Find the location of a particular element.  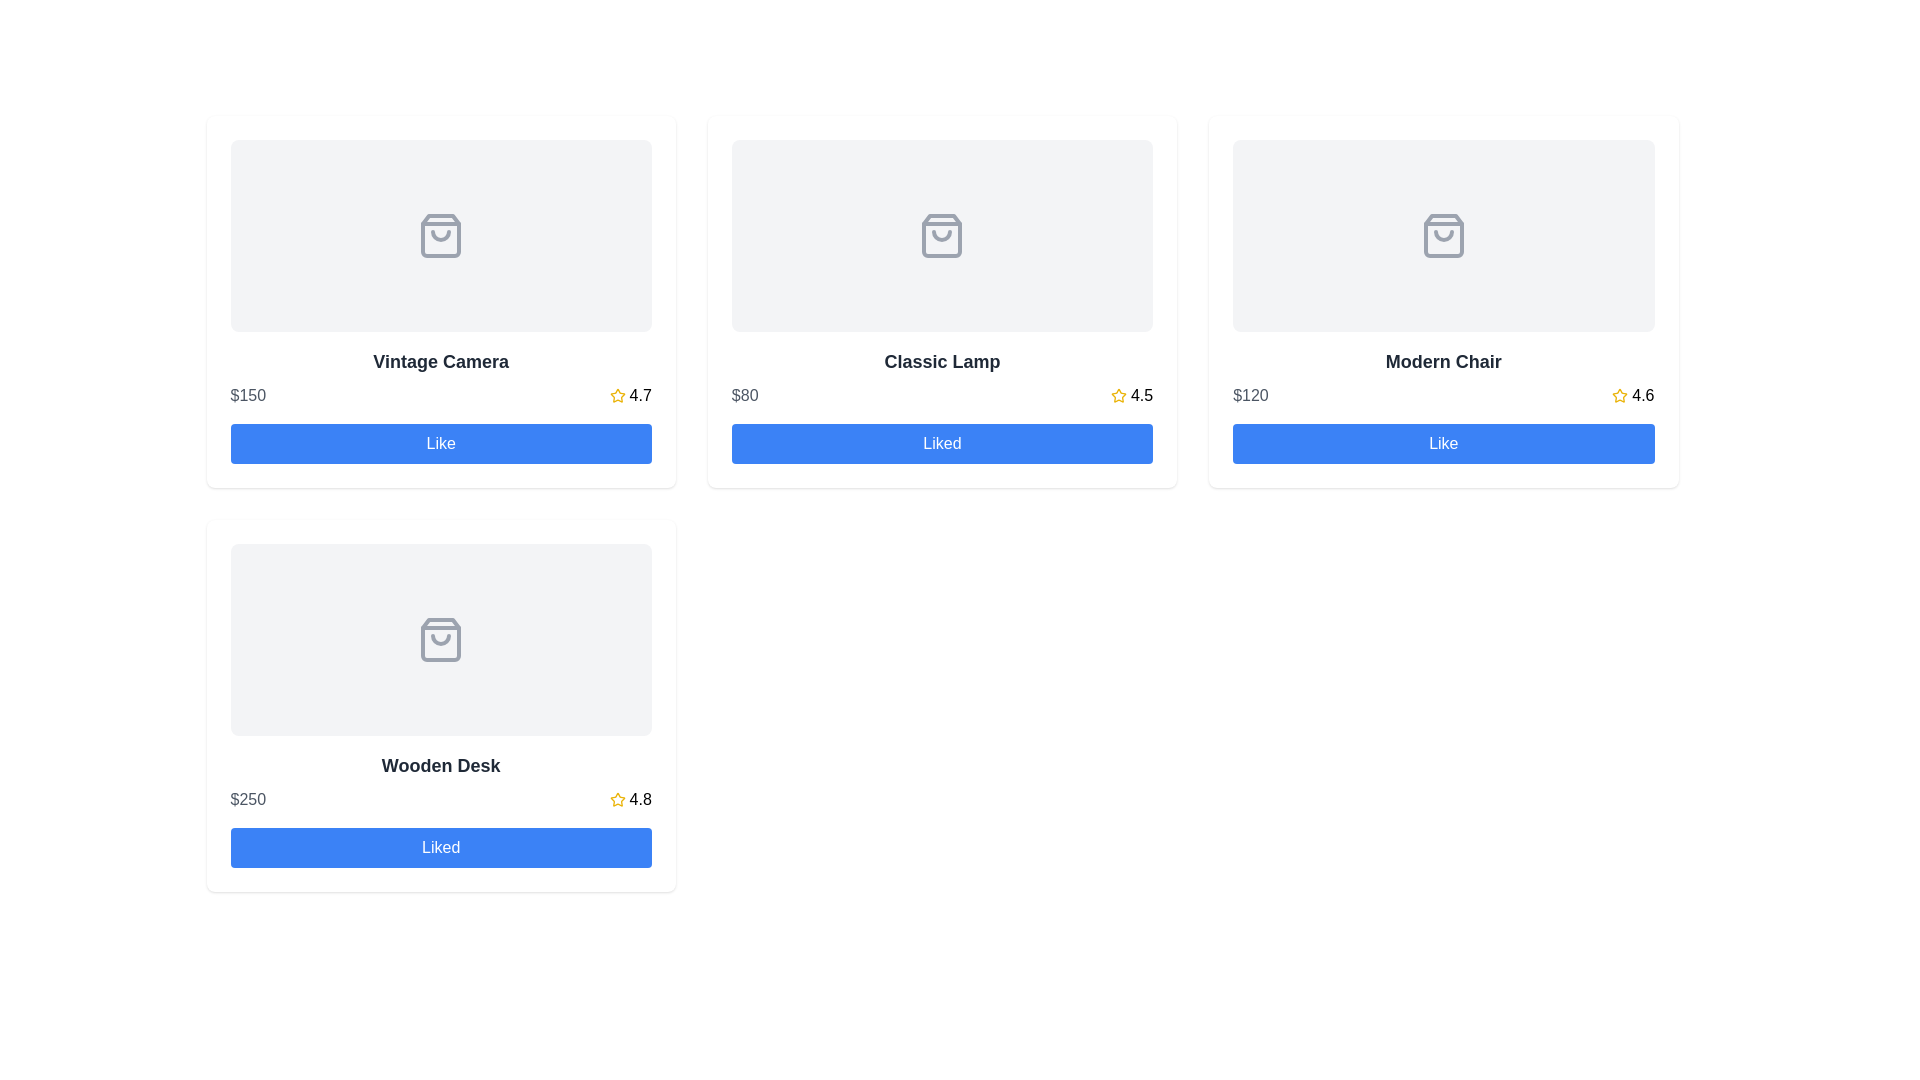

the shopping bag icon located in the upper section of the 'Modern Chair' product card, which is the third card from the left in the top row is located at coordinates (1443, 234).